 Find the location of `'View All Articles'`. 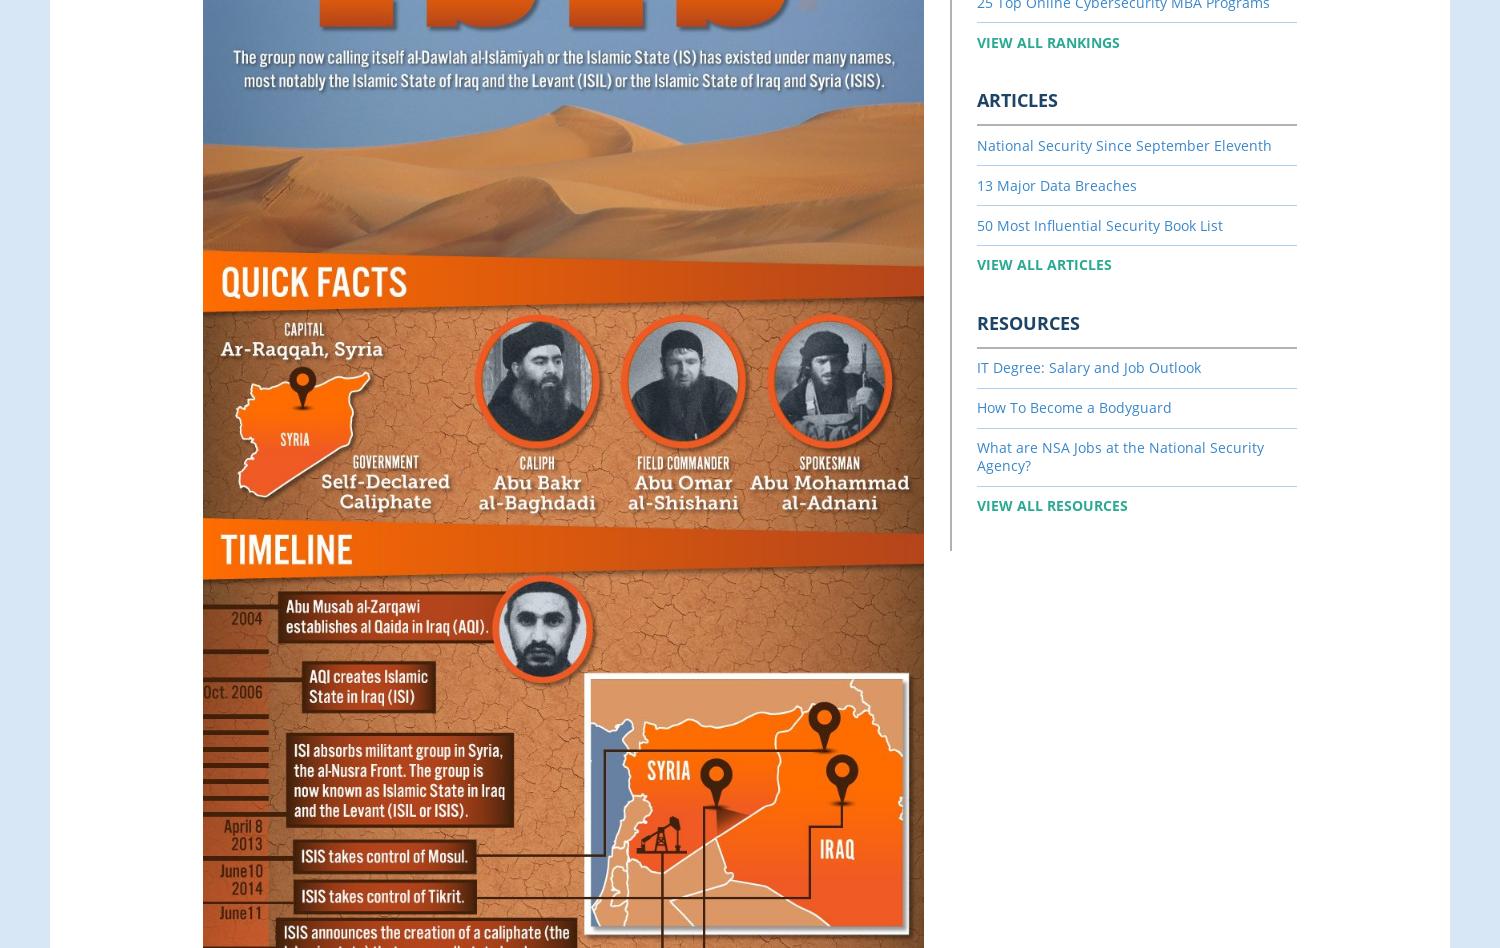

'View All Articles' is located at coordinates (1044, 264).